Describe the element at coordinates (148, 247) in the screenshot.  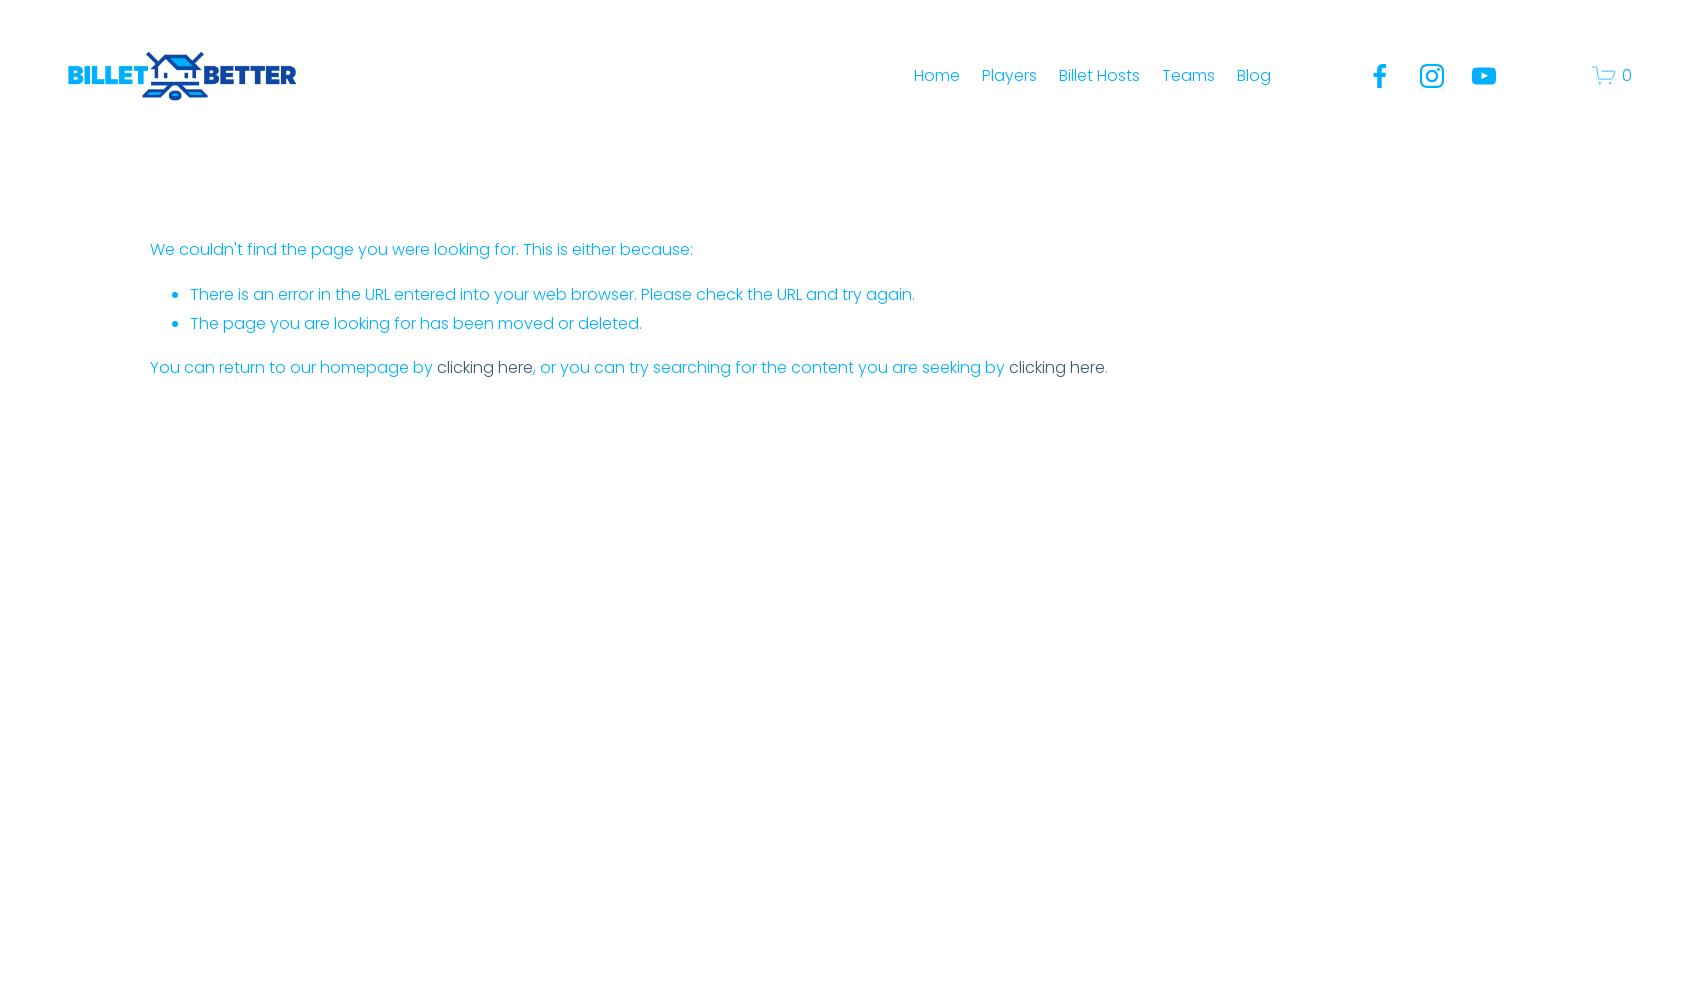
I see `'We couldn't find the page you were looking for. This is either because:'` at that location.